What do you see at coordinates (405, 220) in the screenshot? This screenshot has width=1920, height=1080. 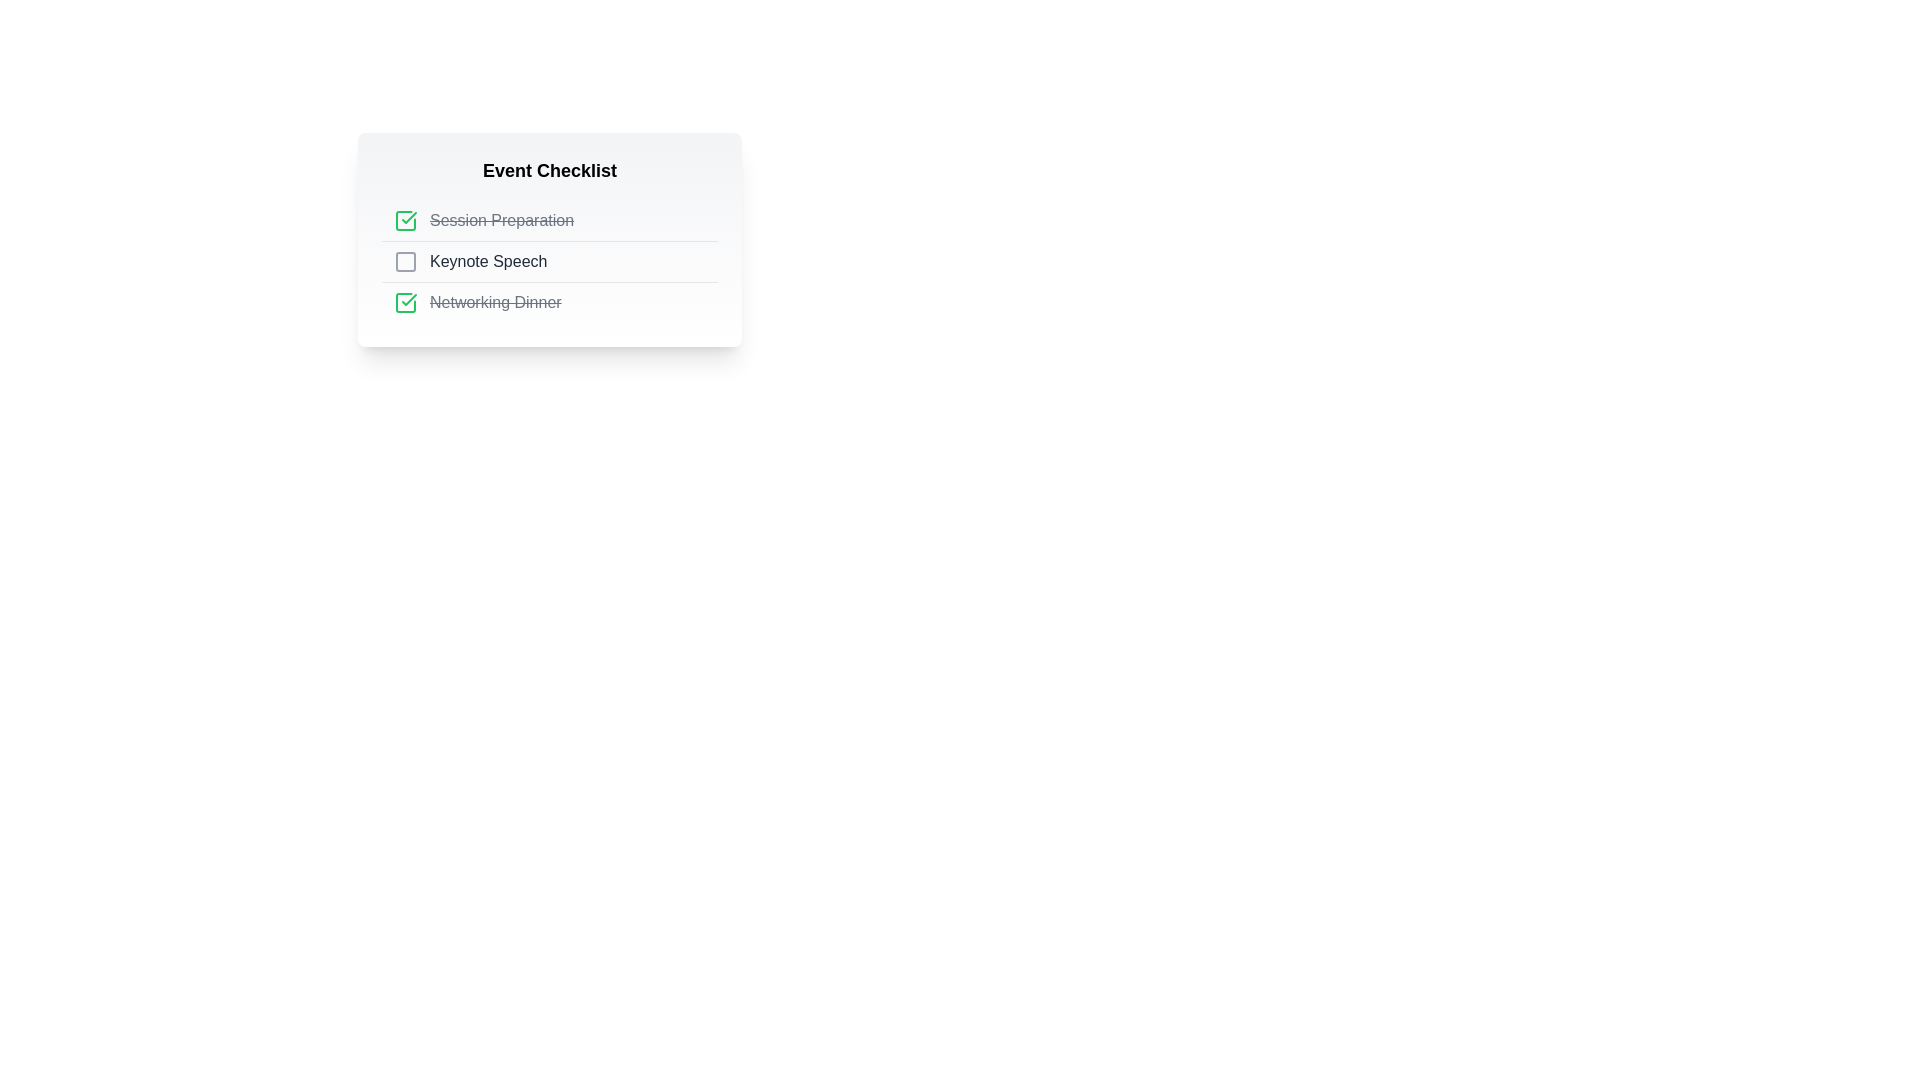 I see `the green check-mark icon located to the left of the 'Session Preparation' text` at bounding box center [405, 220].